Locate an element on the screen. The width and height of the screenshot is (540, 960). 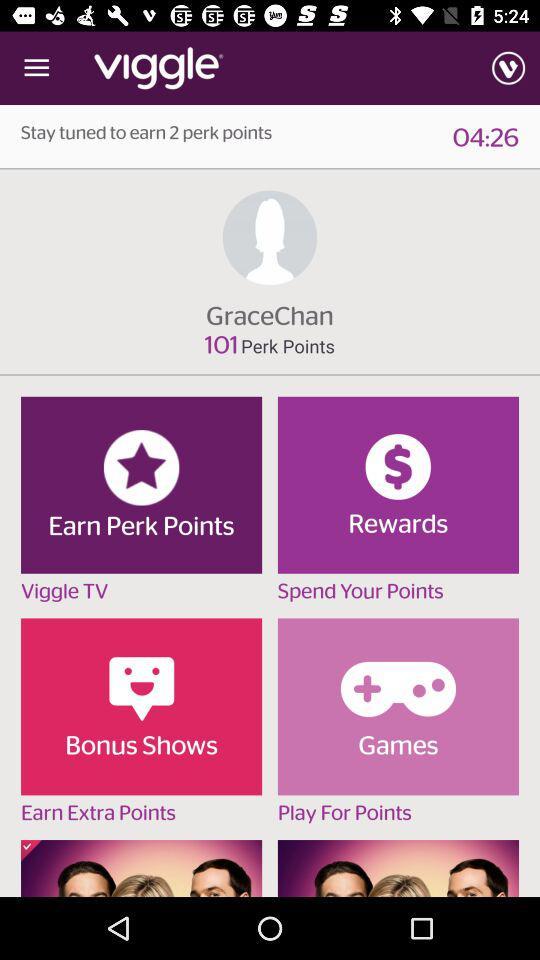
the item above the 04:26 icon is located at coordinates (508, 68).